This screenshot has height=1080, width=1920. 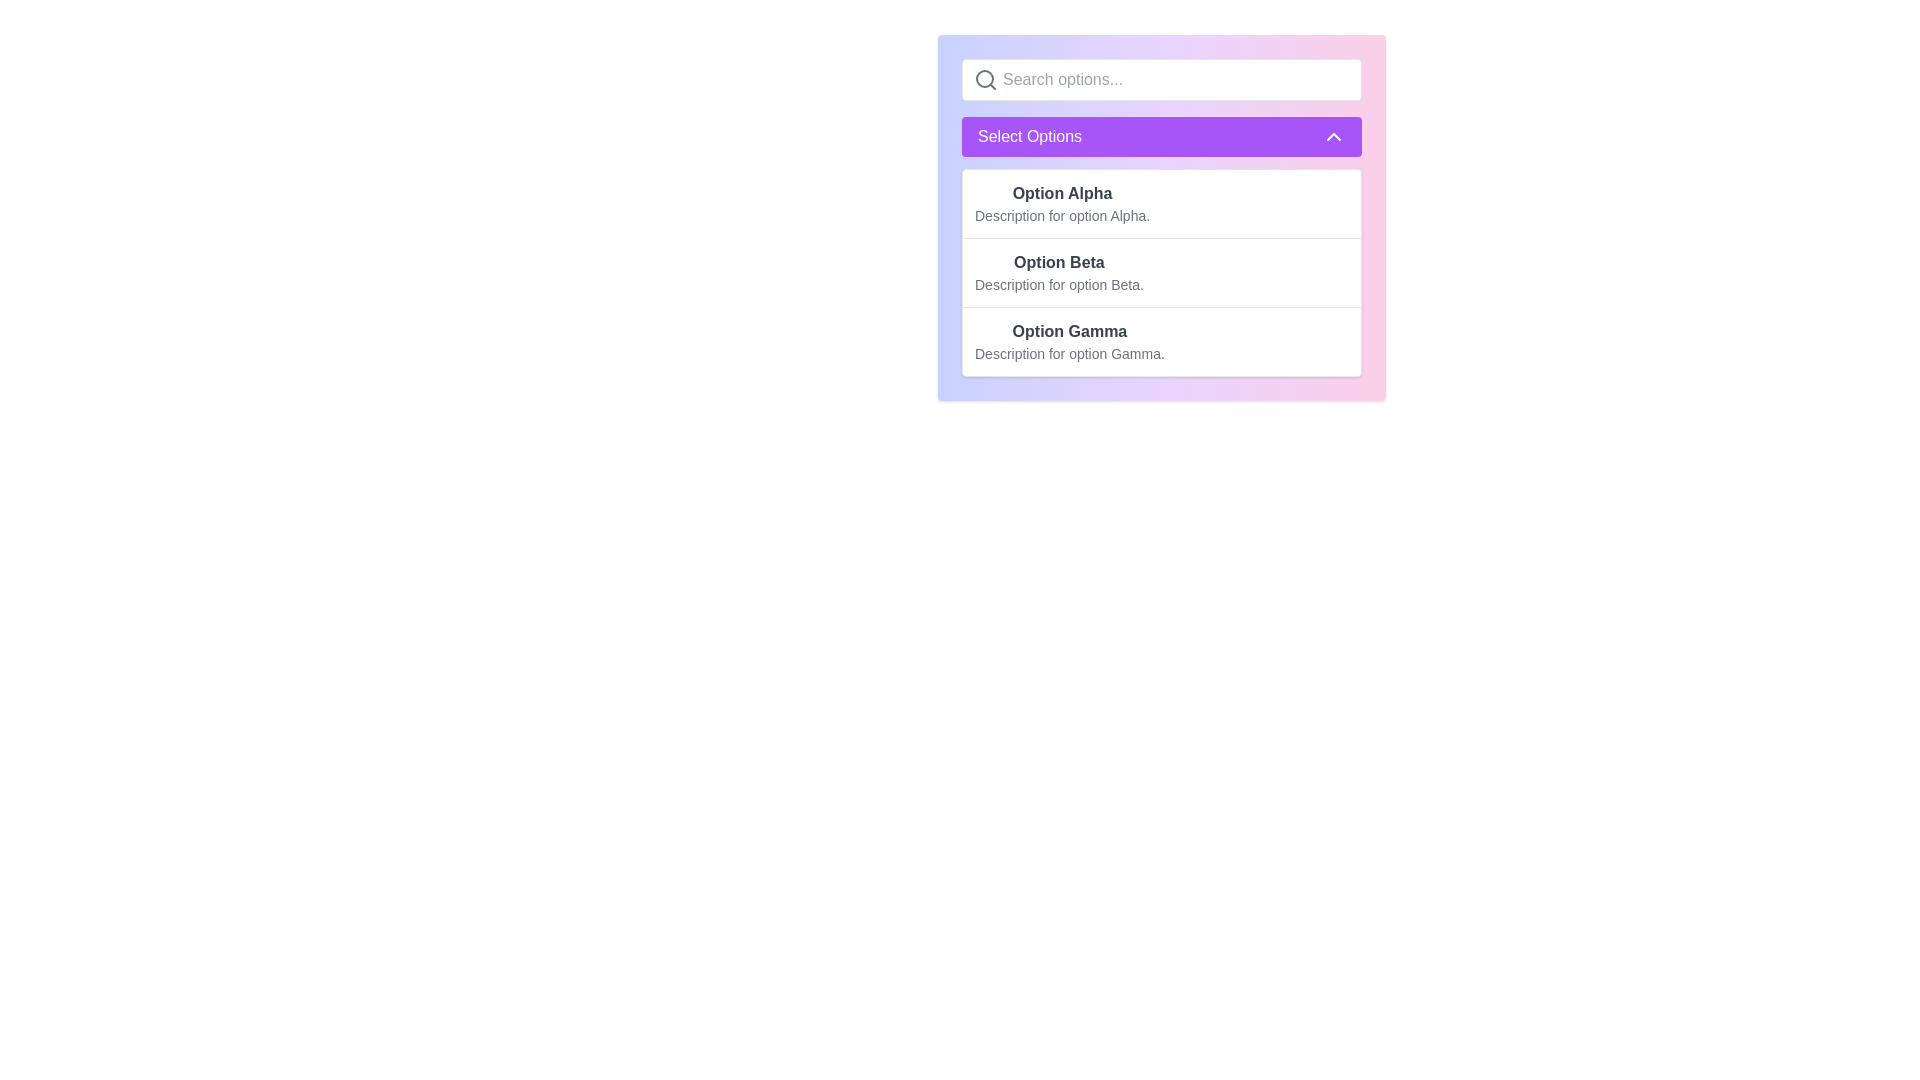 What do you see at coordinates (1061, 216) in the screenshot?
I see `the text label displaying 'Description for option Alpha.' which is located beneath the header 'Option Alpha.'` at bounding box center [1061, 216].